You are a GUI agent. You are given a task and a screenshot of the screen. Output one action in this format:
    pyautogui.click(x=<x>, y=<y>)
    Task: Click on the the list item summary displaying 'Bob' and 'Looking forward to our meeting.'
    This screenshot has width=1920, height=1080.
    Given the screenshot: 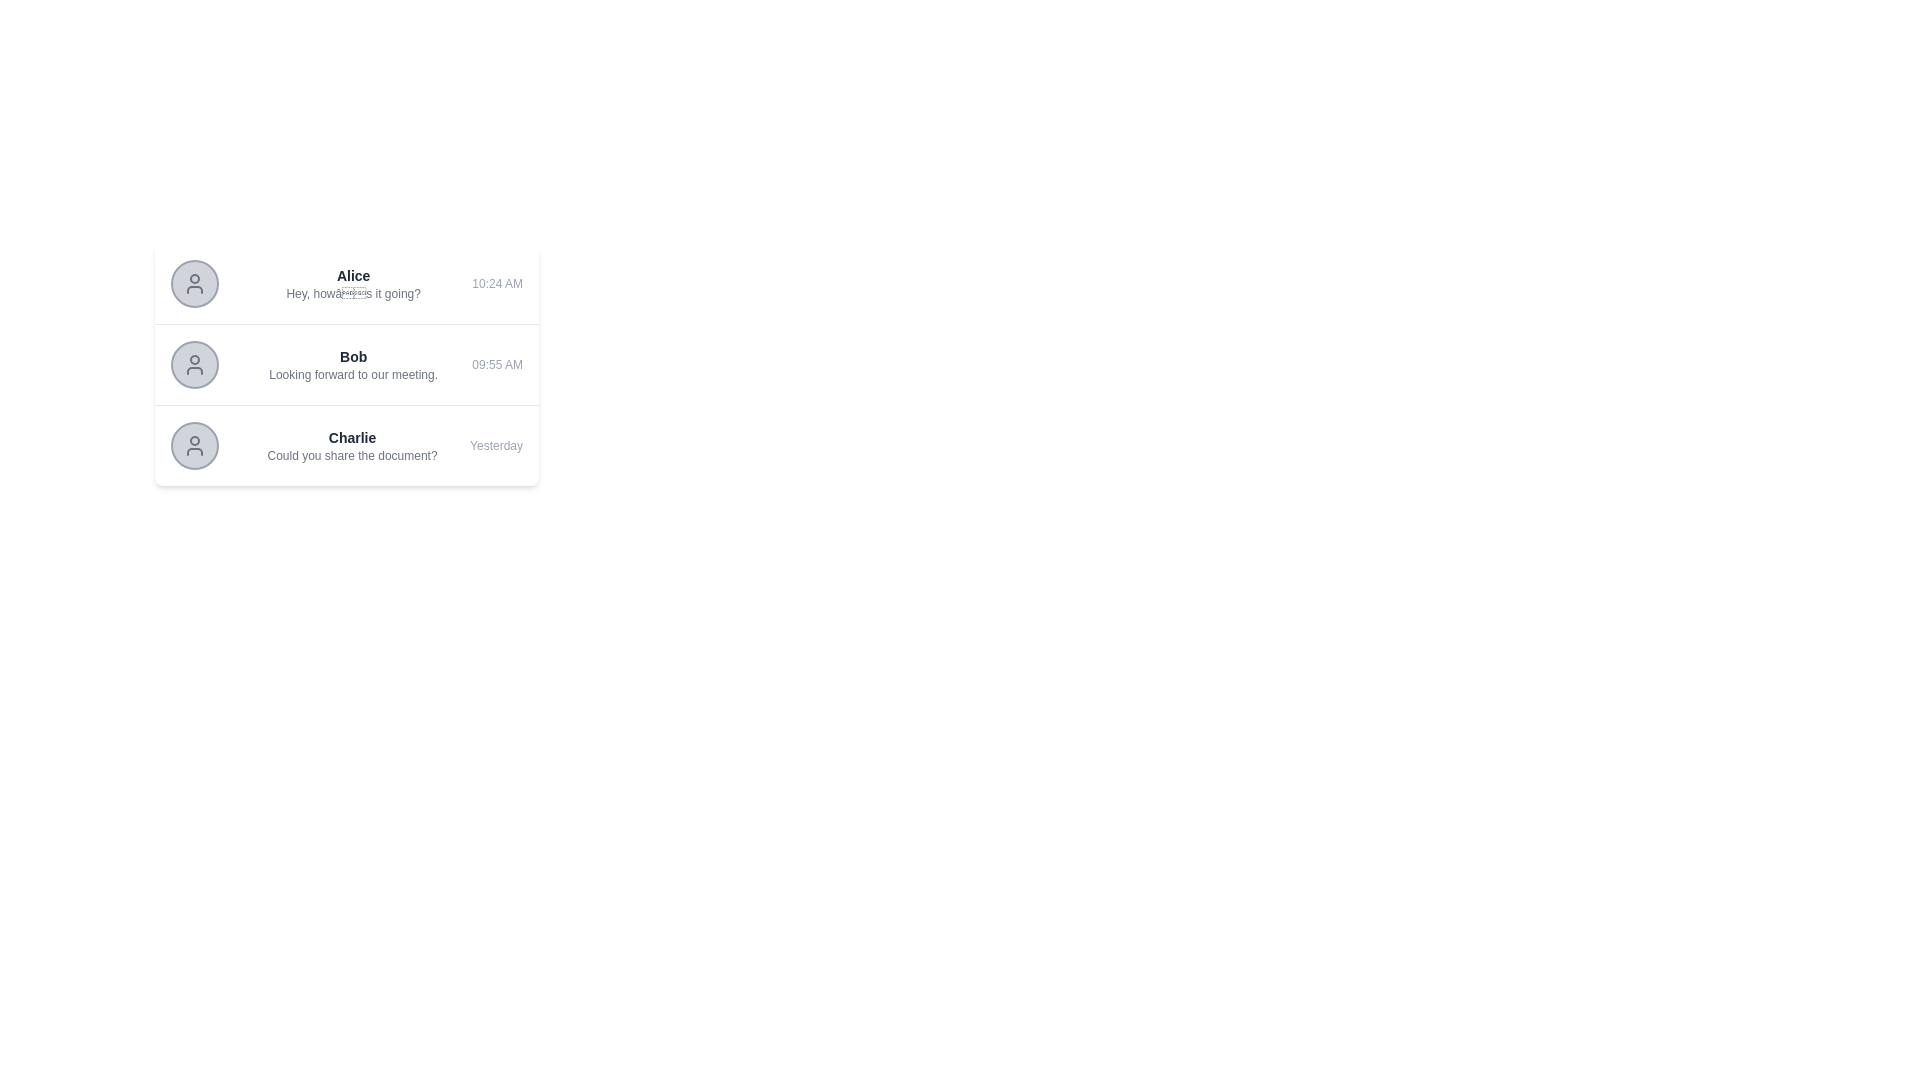 What is the action you would take?
    pyautogui.click(x=353, y=365)
    